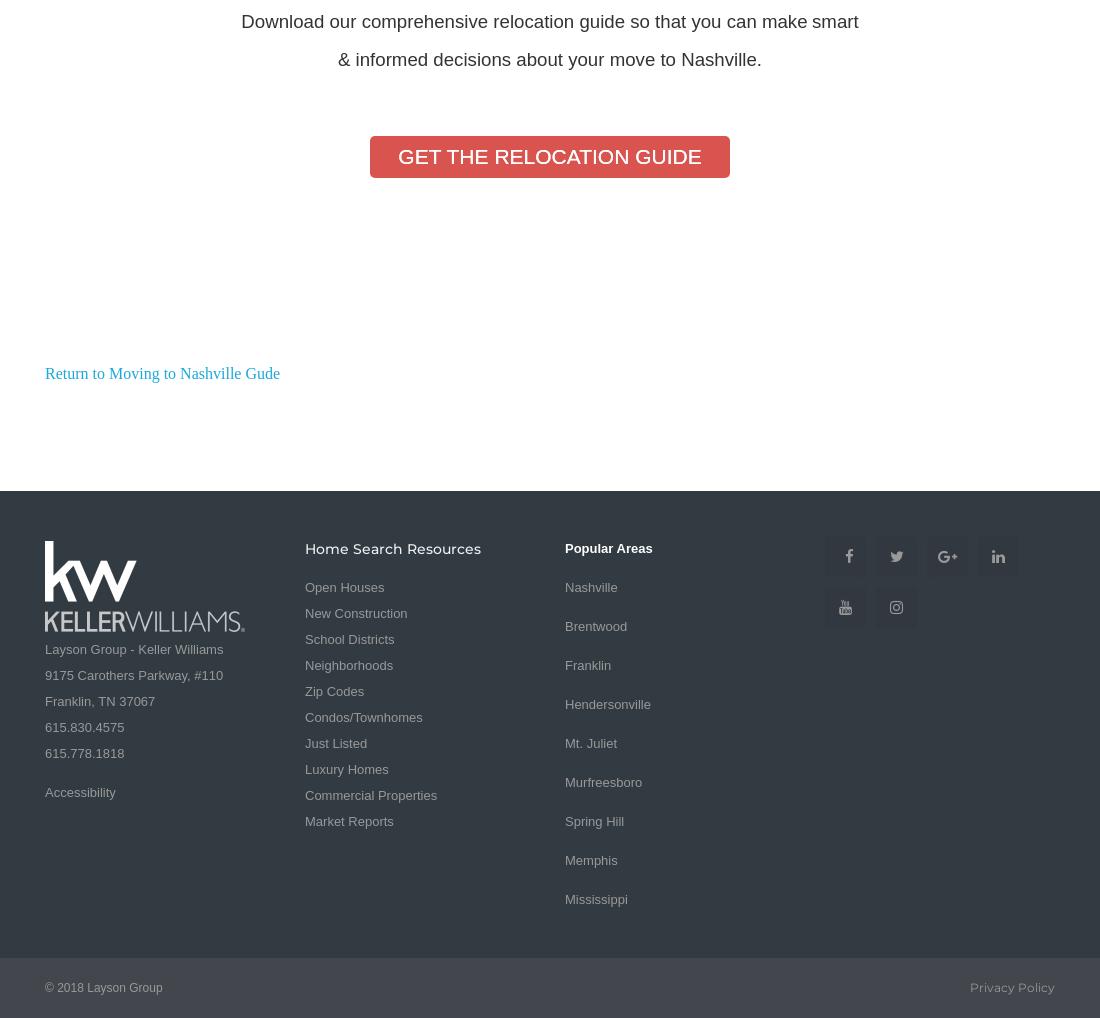 This screenshot has height=1018, width=1100. What do you see at coordinates (304, 546) in the screenshot?
I see `'Home Search Resources'` at bounding box center [304, 546].